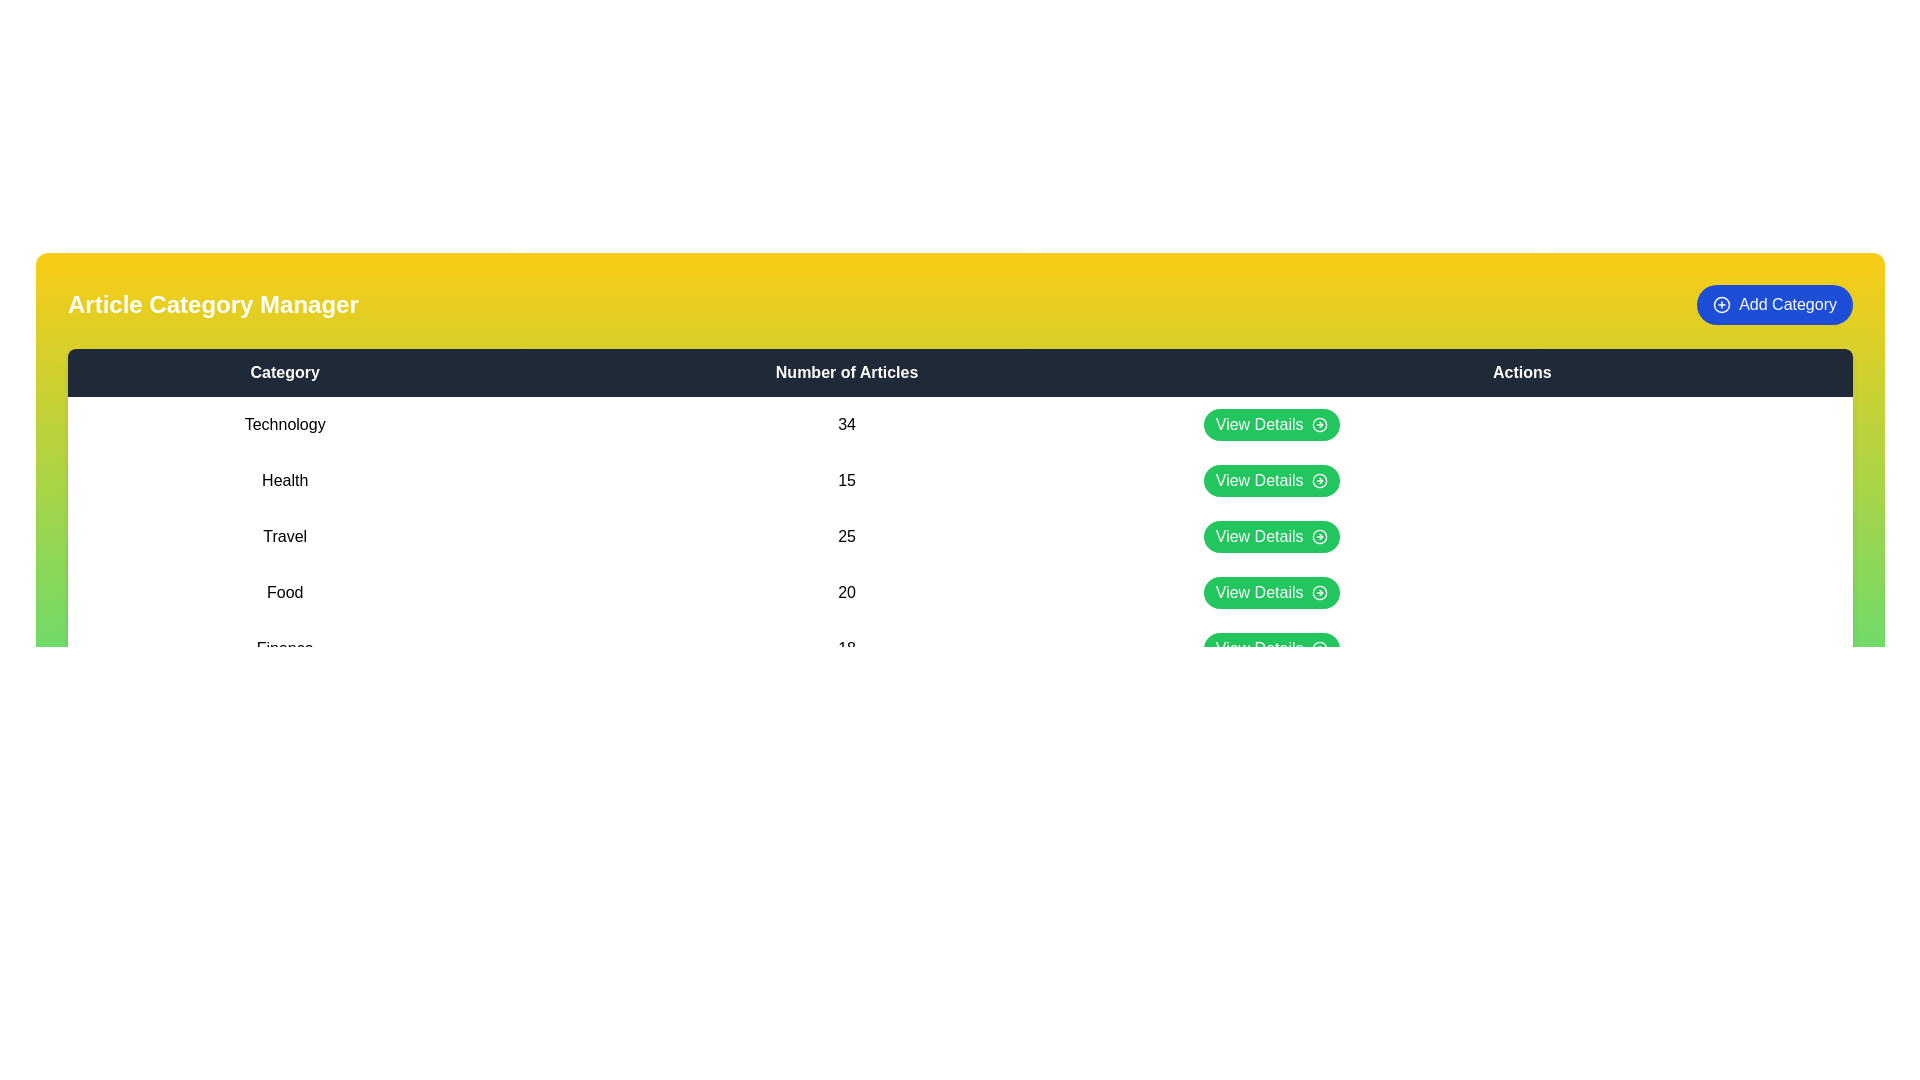  I want to click on the category name Food in the table, so click(284, 592).